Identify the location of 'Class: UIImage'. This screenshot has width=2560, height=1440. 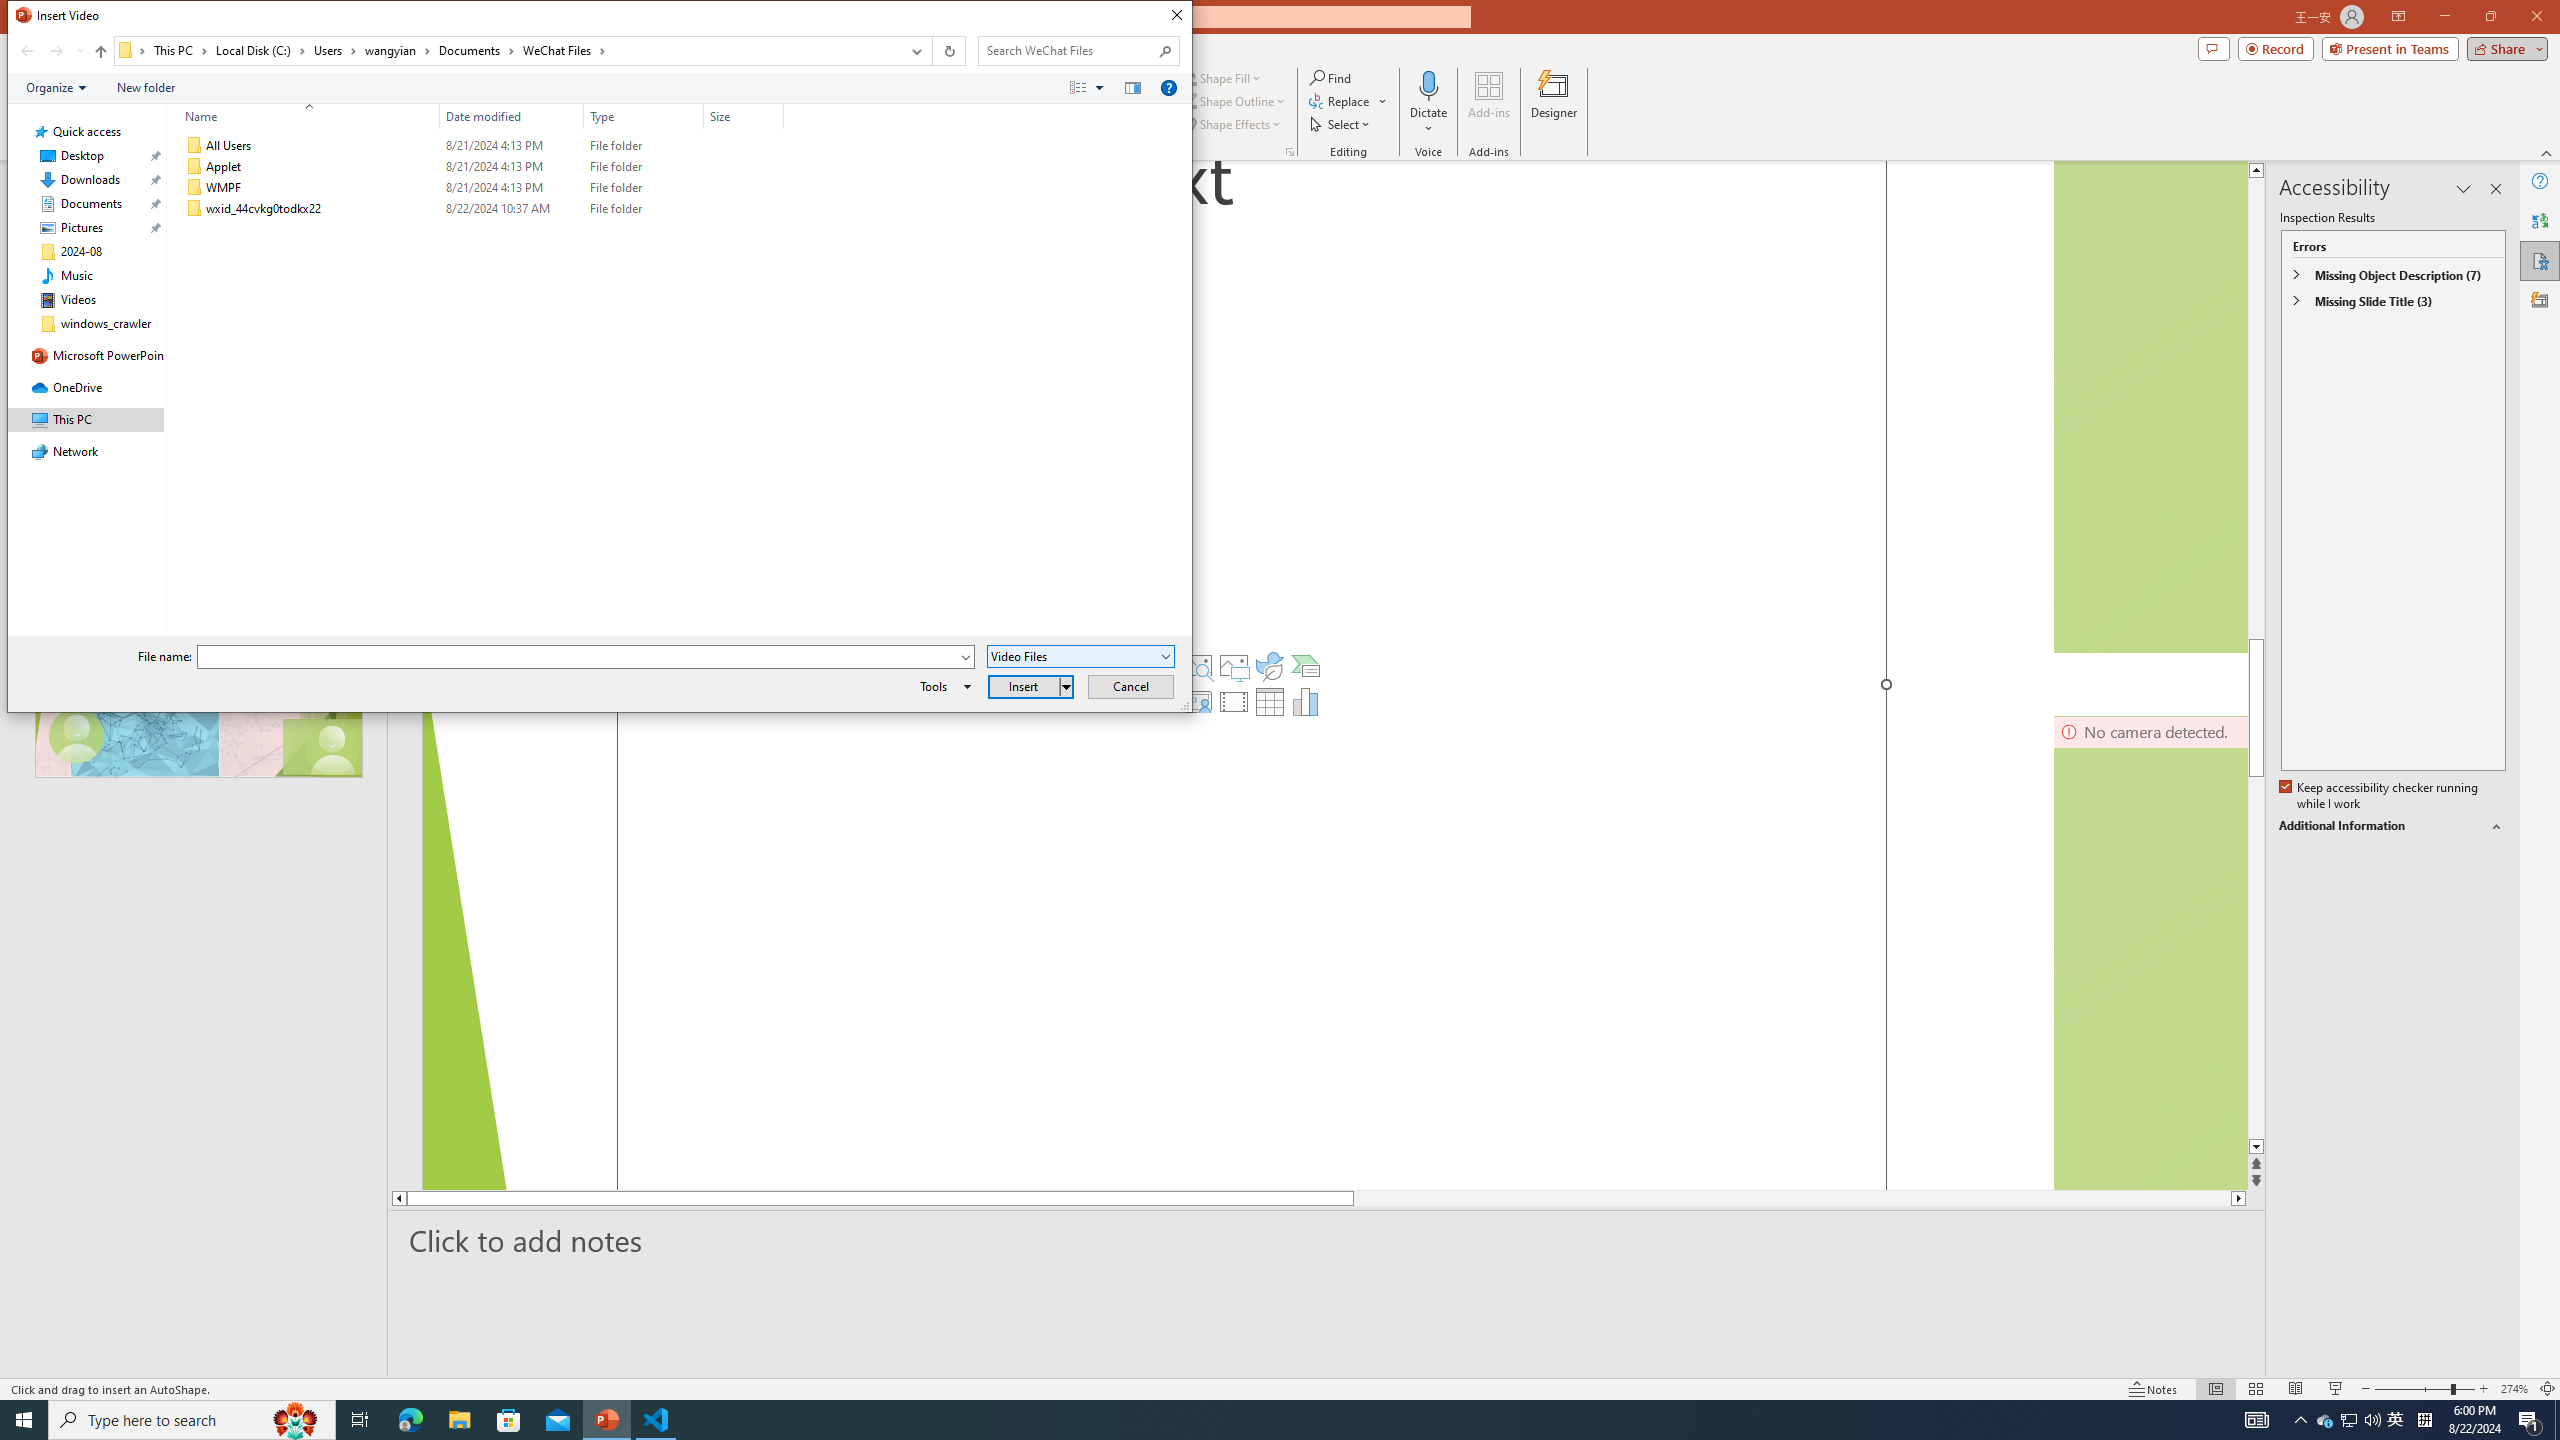
(195, 208).